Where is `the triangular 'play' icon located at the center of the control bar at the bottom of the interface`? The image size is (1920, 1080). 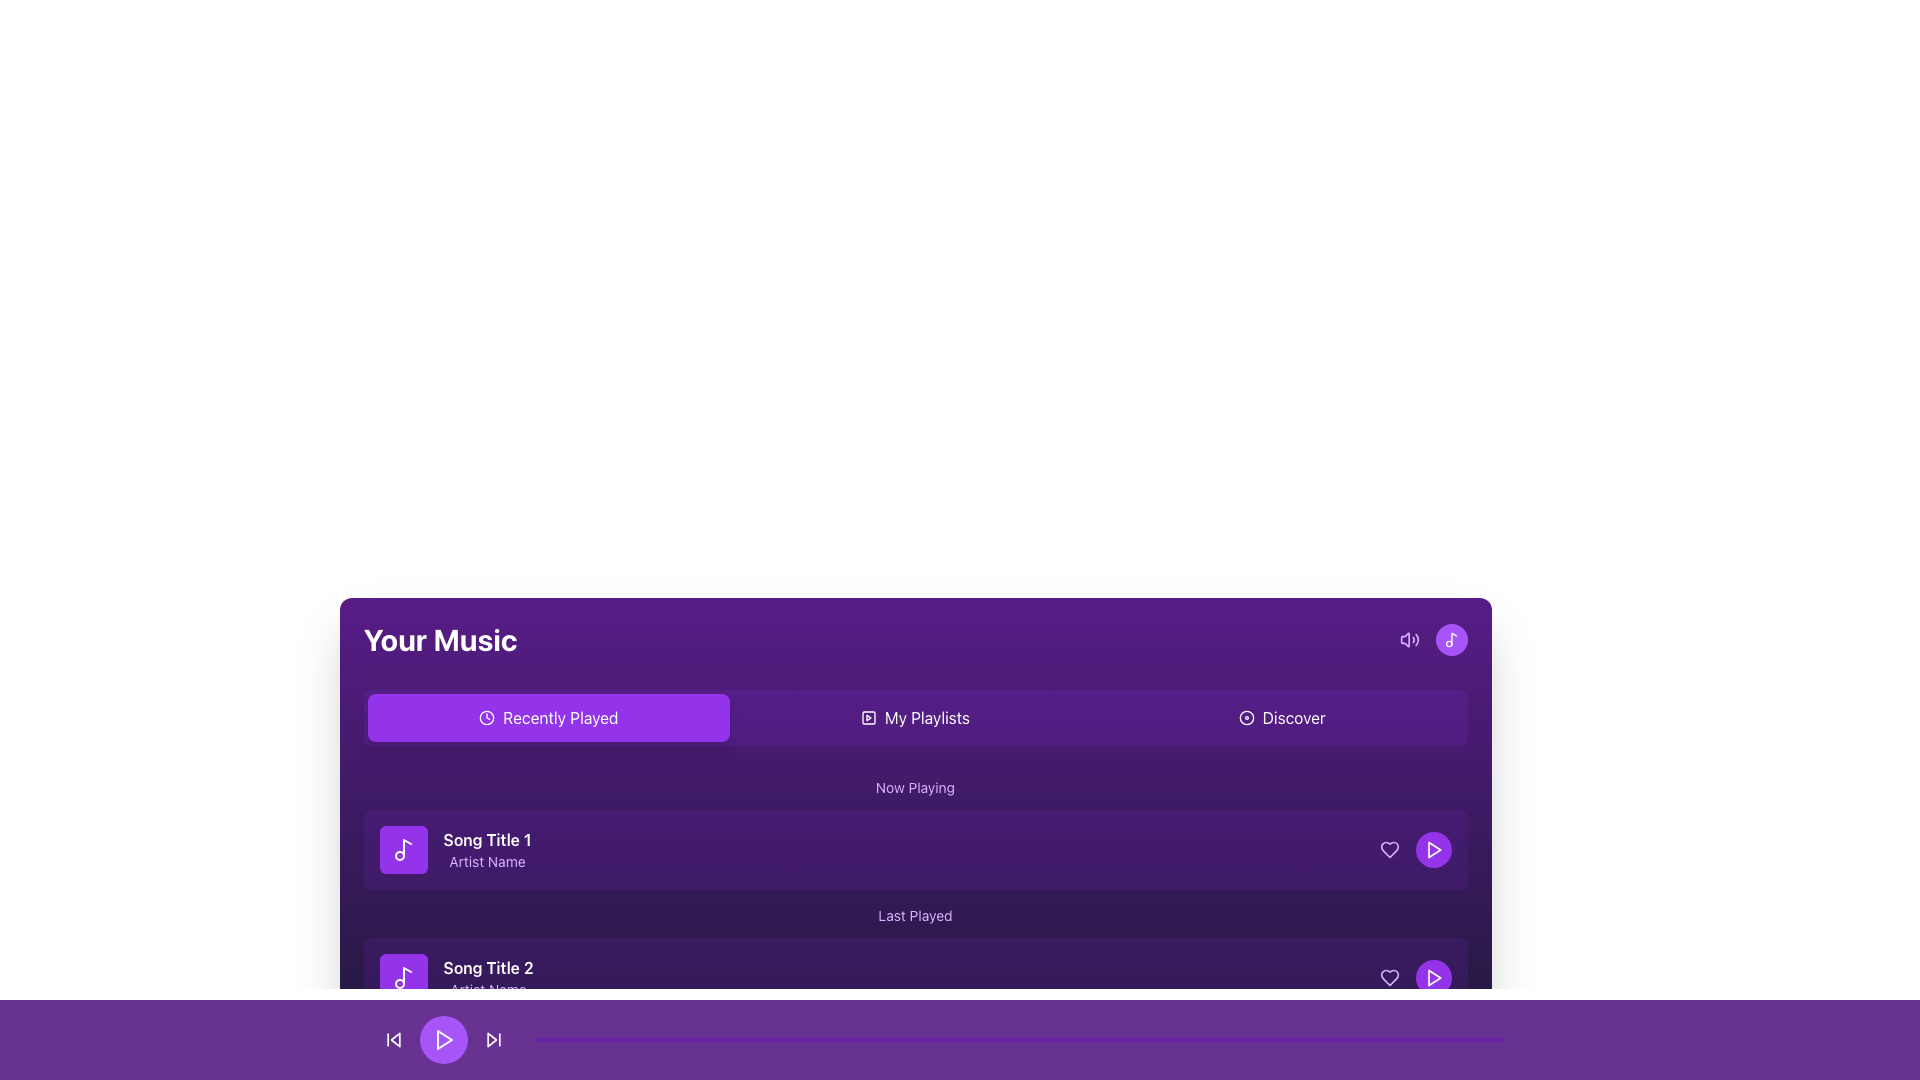
the triangular 'play' icon located at the center of the control bar at the bottom of the interface is located at coordinates (492, 1039).